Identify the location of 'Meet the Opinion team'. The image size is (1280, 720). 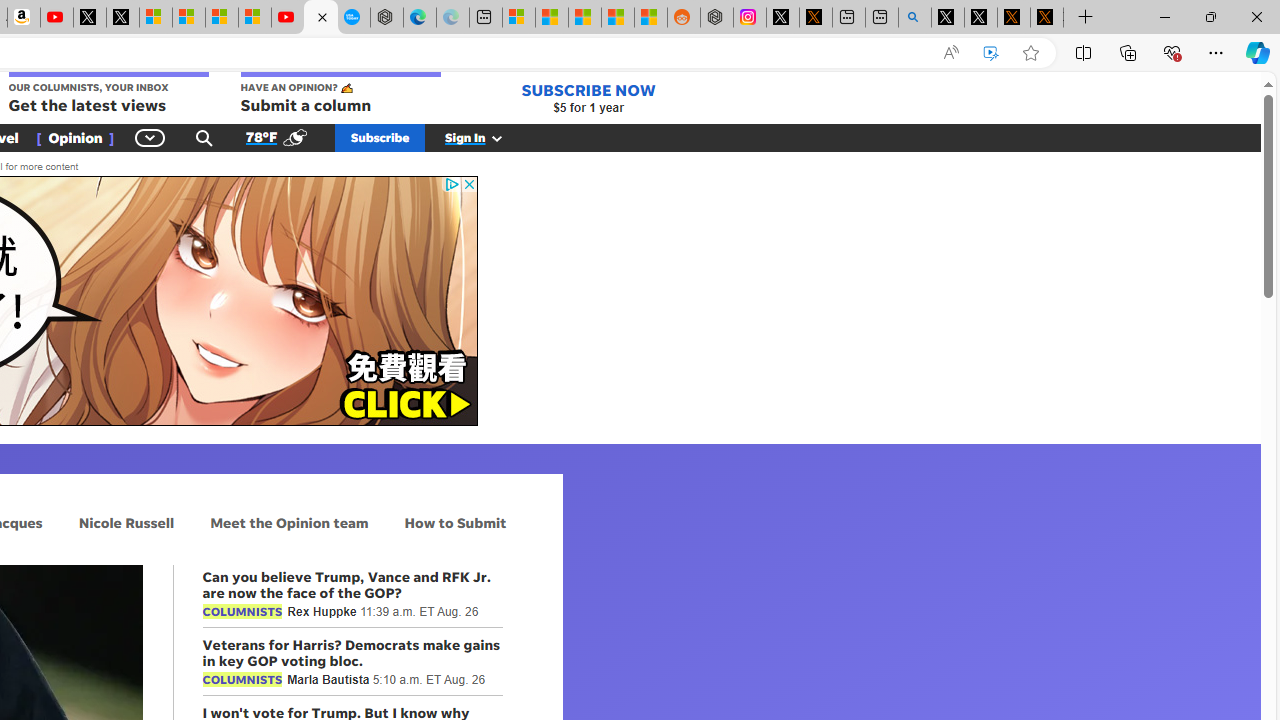
(288, 521).